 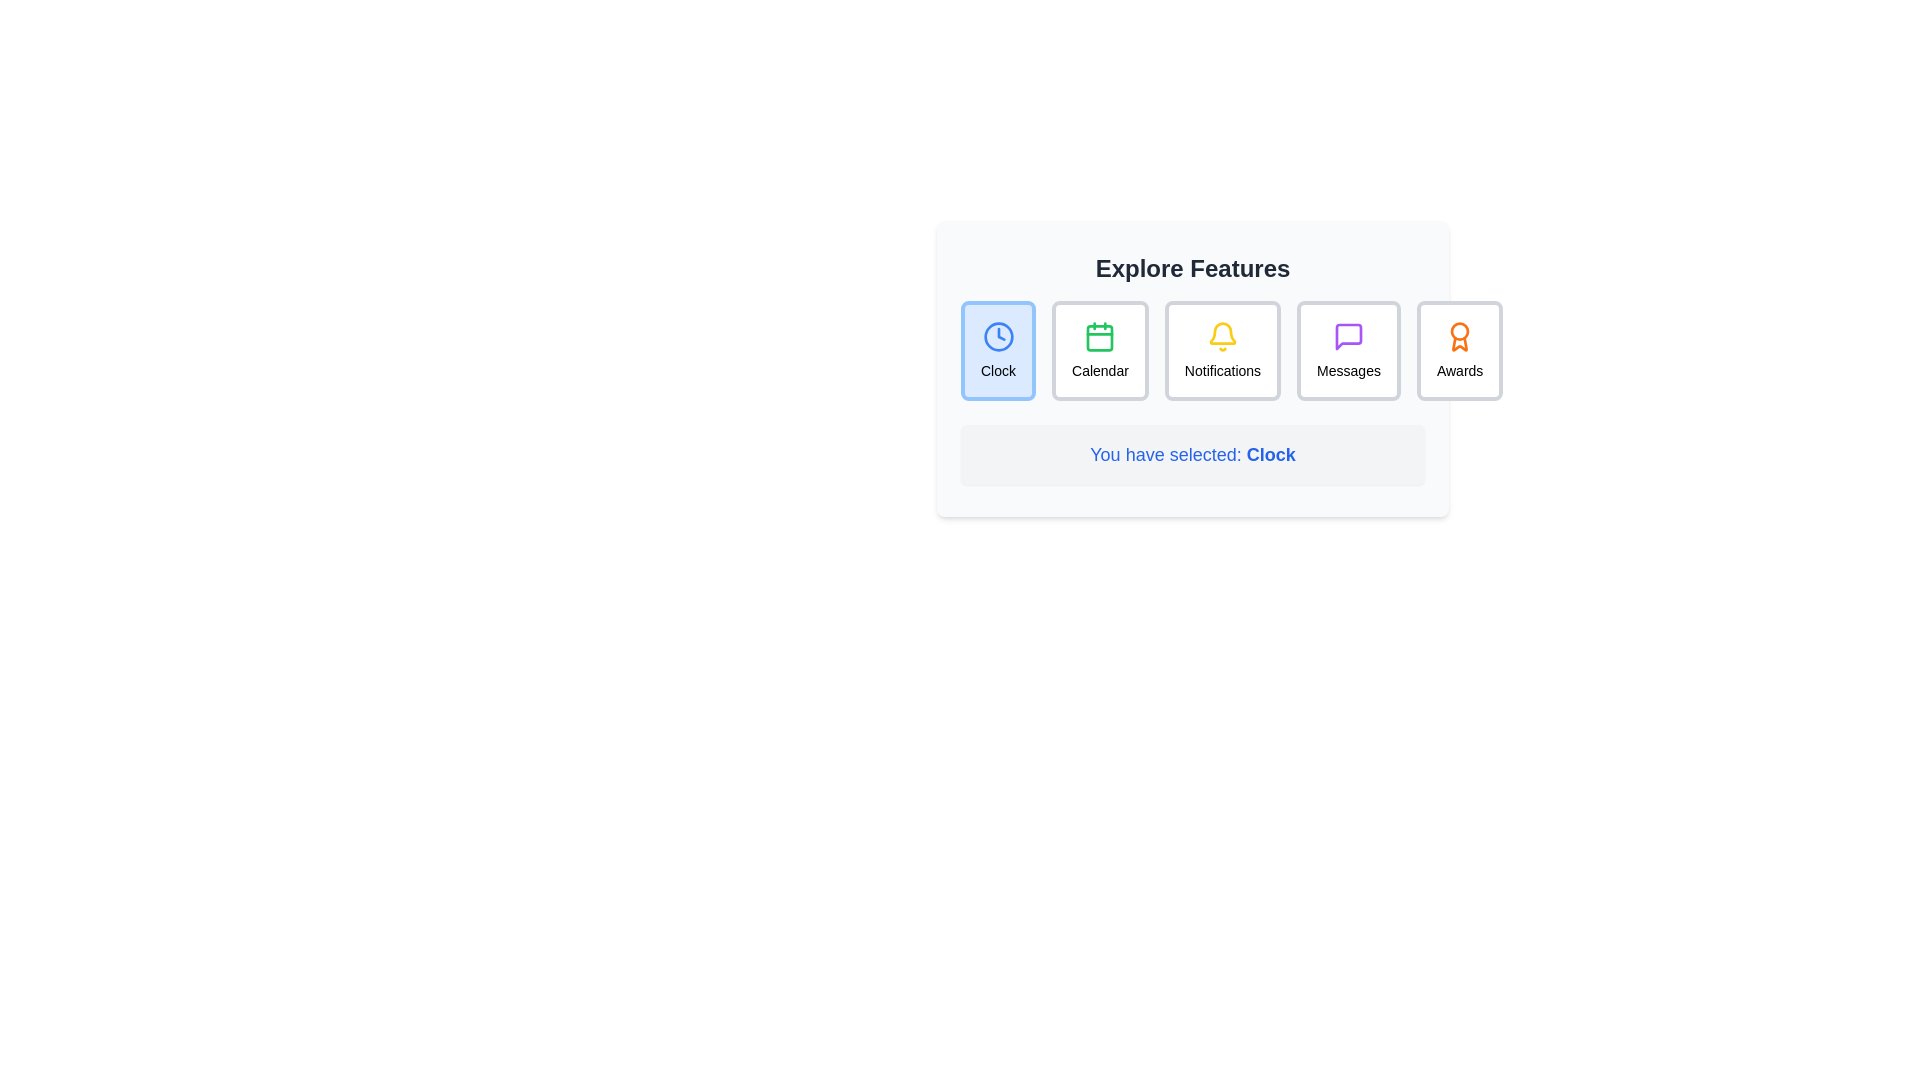 What do you see at coordinates (998, 350) in the screenshot?
I see `the first interactive feature card with a blue border located at the top-left of the feature card group` at bounding box center [998, 350].